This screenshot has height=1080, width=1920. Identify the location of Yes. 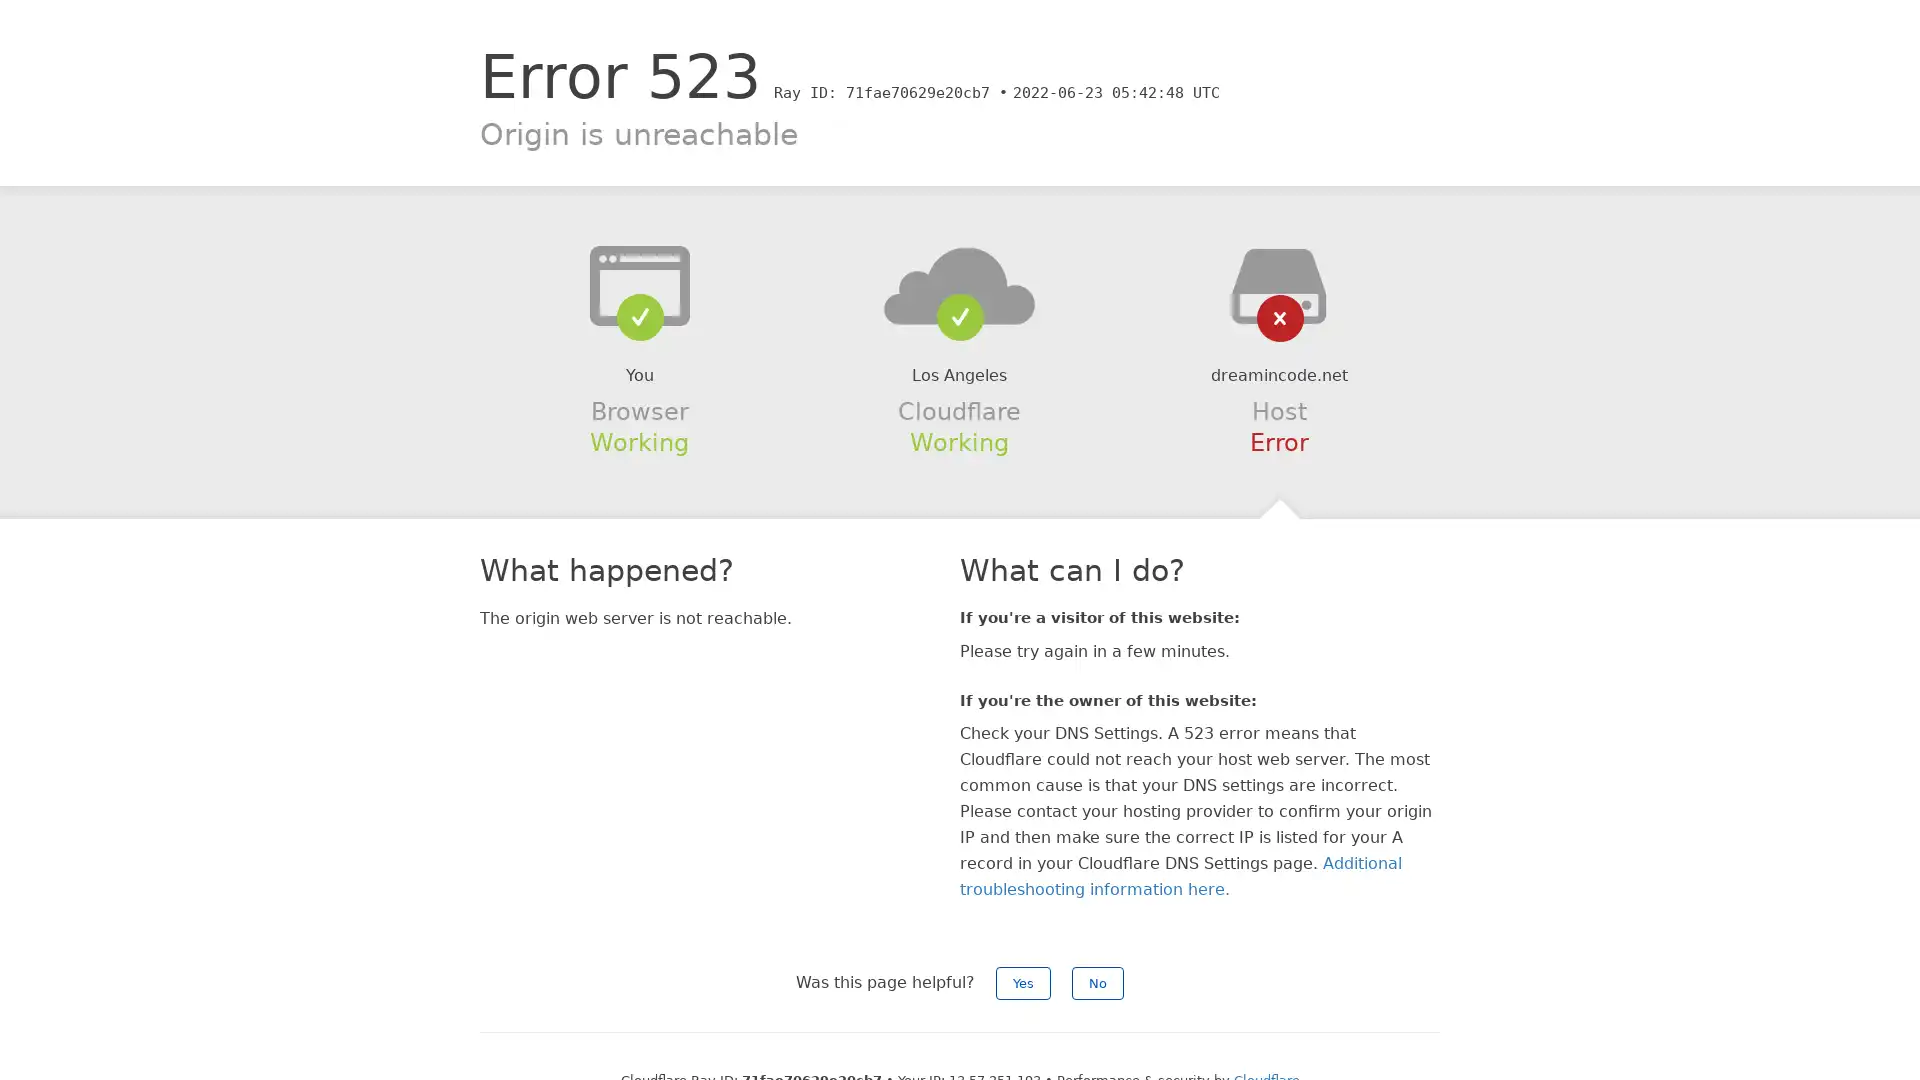
(1023, 982).